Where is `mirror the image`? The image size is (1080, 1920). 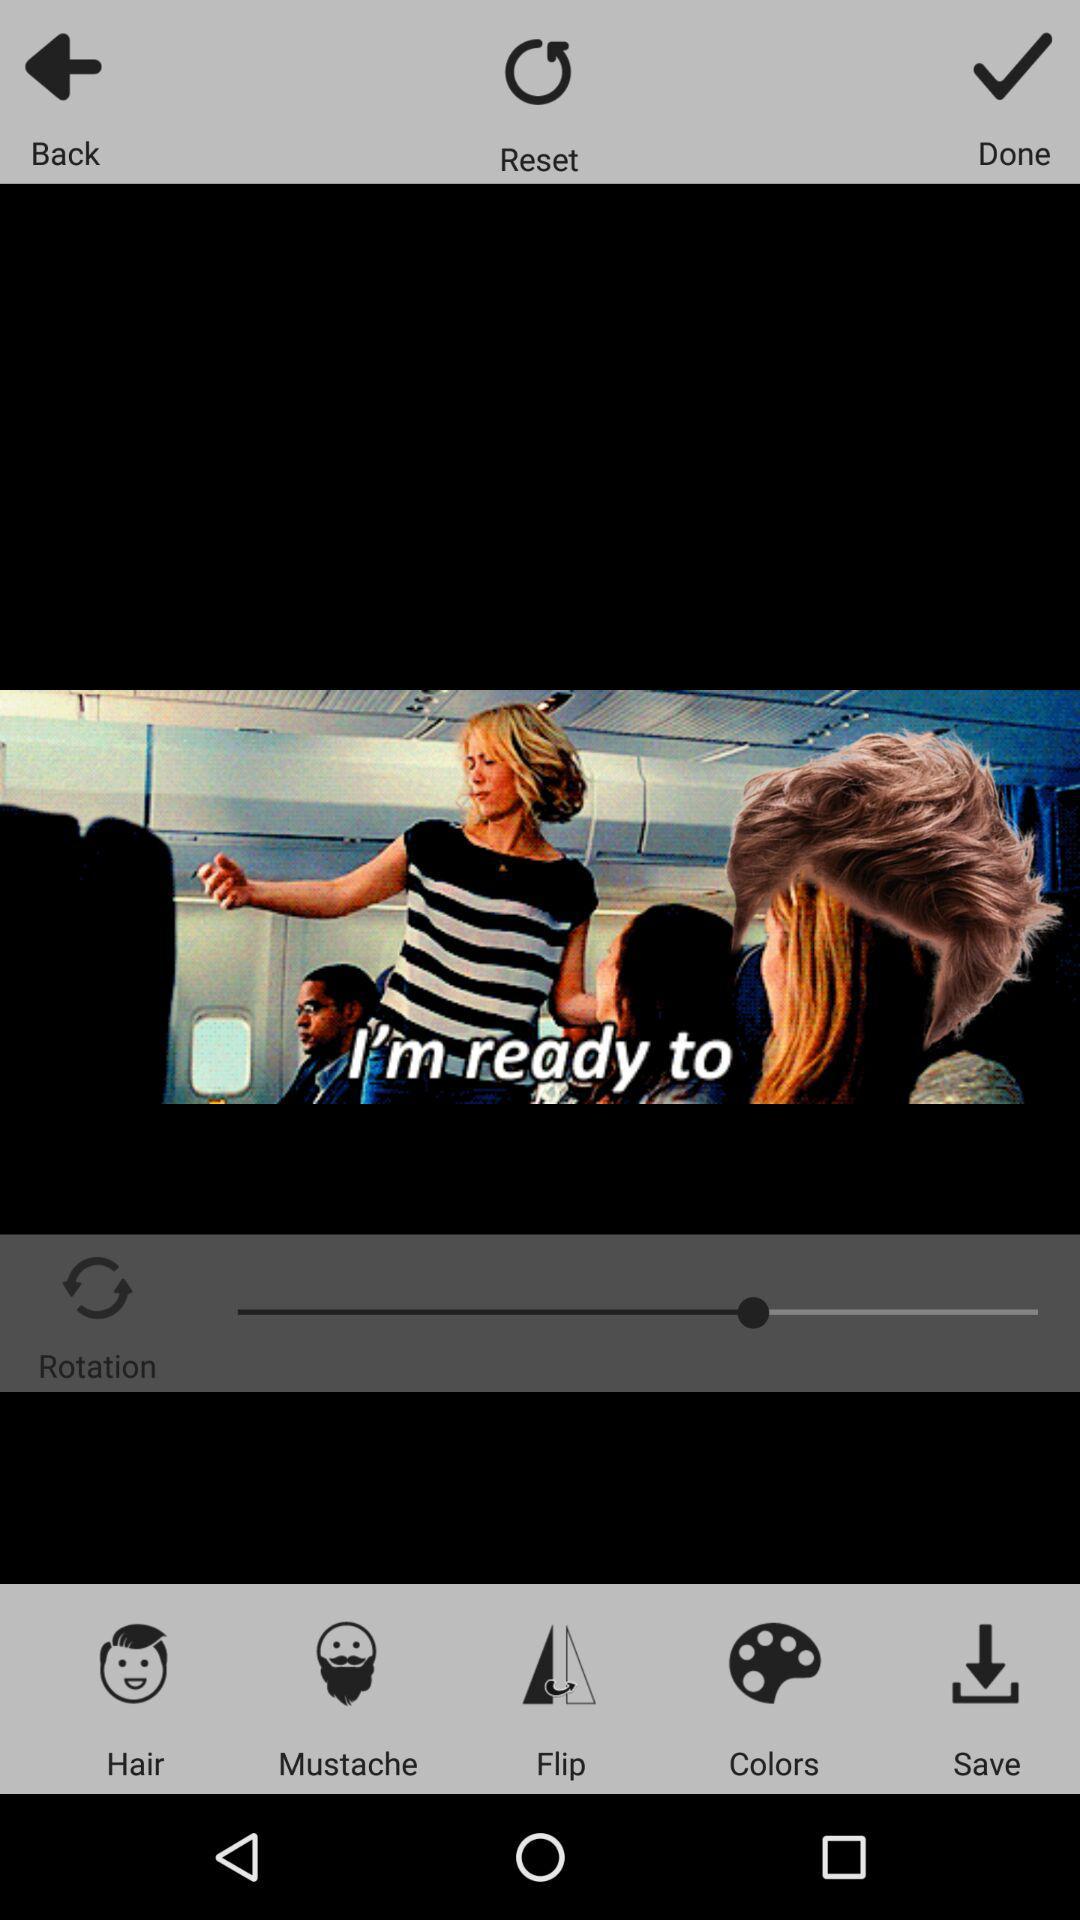 mirror the image is located at coordinates (560, 1662).